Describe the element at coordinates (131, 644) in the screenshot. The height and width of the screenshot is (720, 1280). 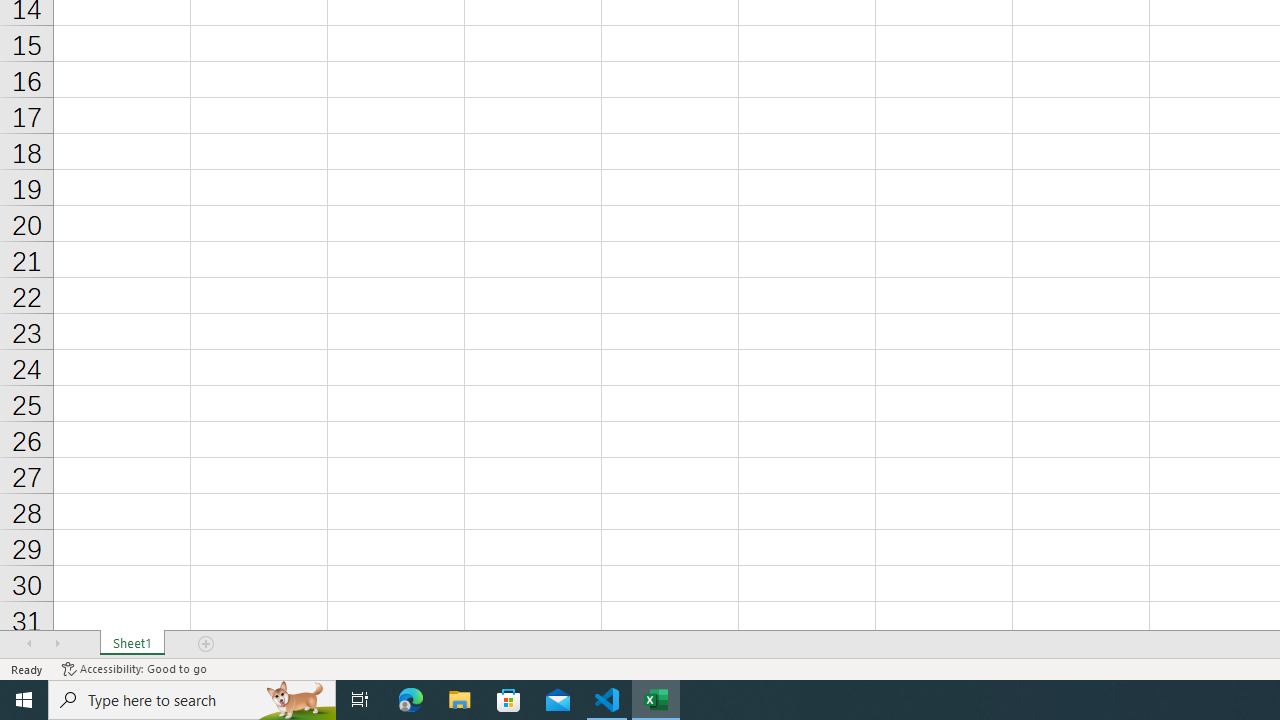
I see `'Sheet1'` at that location.